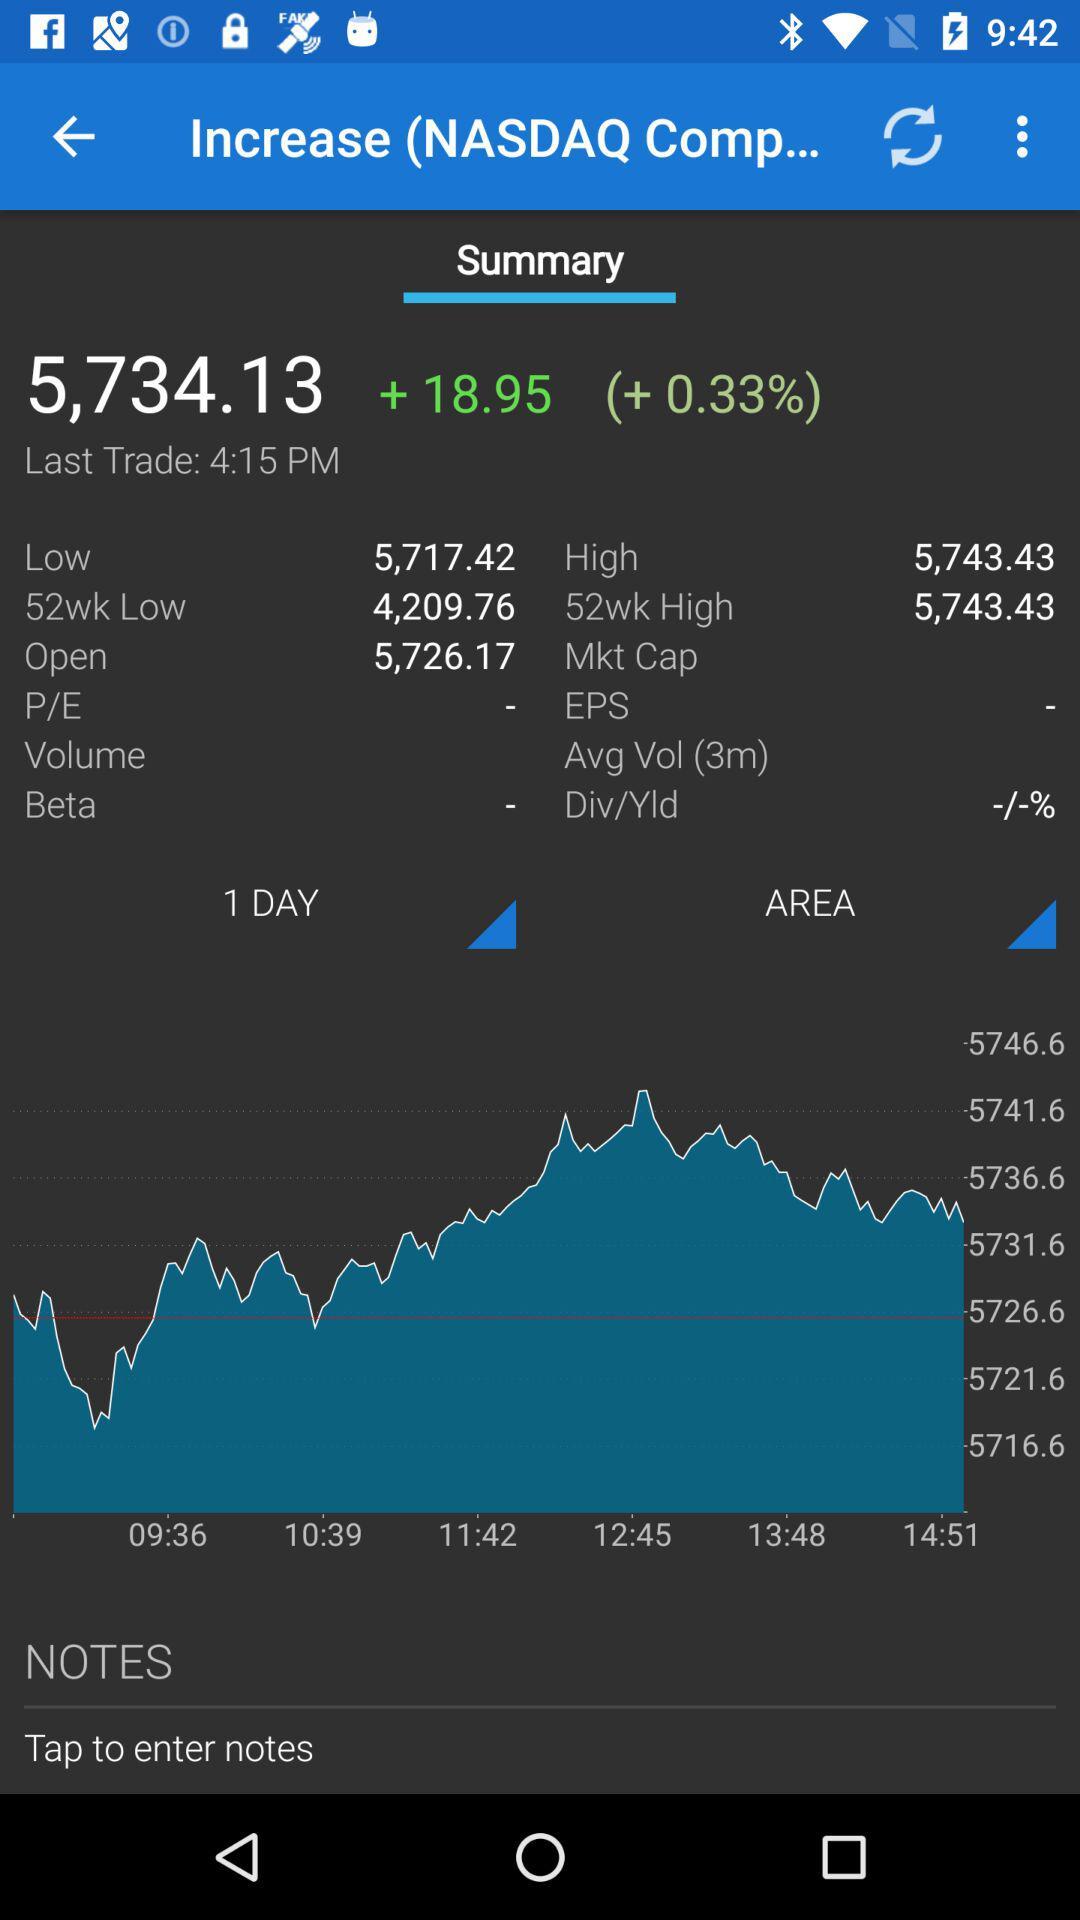 This screenshot has height=1920, width=1080. Describe the element at coordinates (270, 900) in the screenshot. I see `item below beta` at that location.